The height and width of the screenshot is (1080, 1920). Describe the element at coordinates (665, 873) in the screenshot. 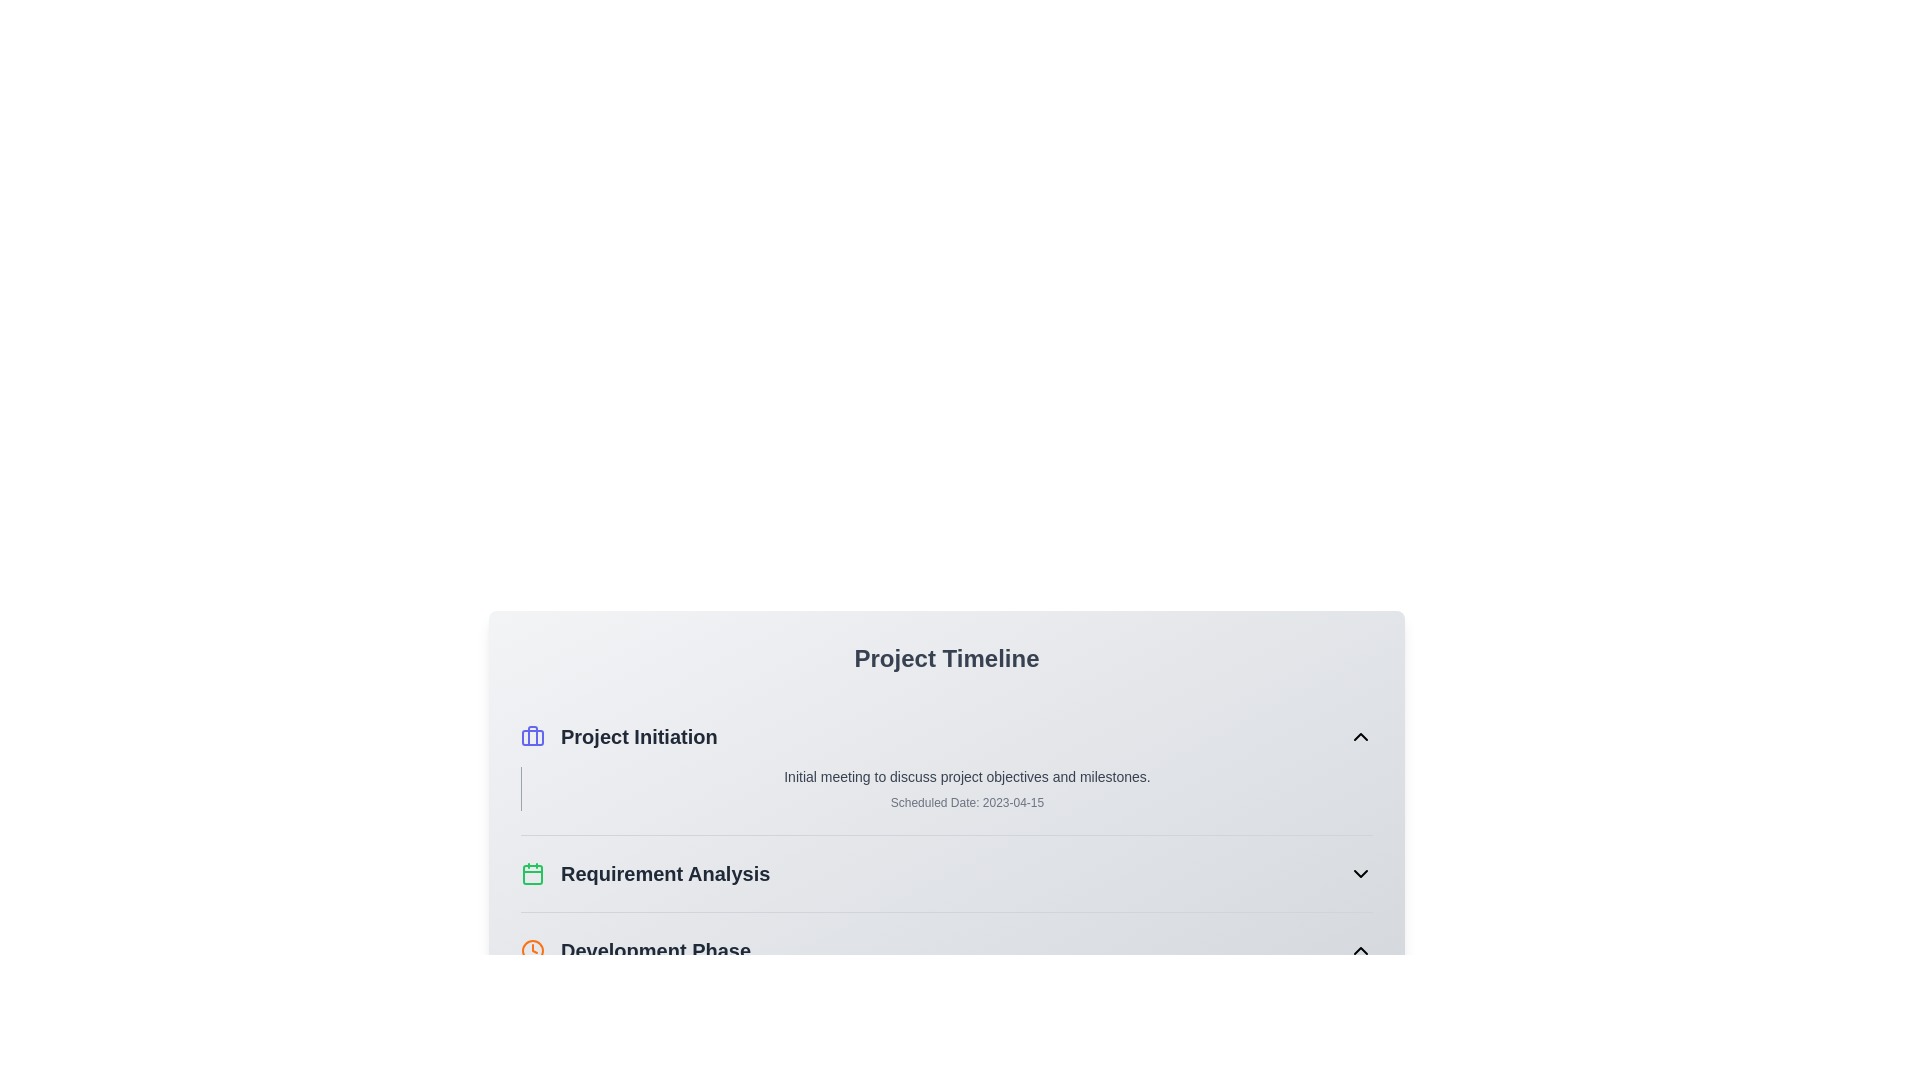

I see `the 'Requirement Analysis' text label, which is positioned to the right of a green calendar icon within the 'Project Timeline' section` at that location.